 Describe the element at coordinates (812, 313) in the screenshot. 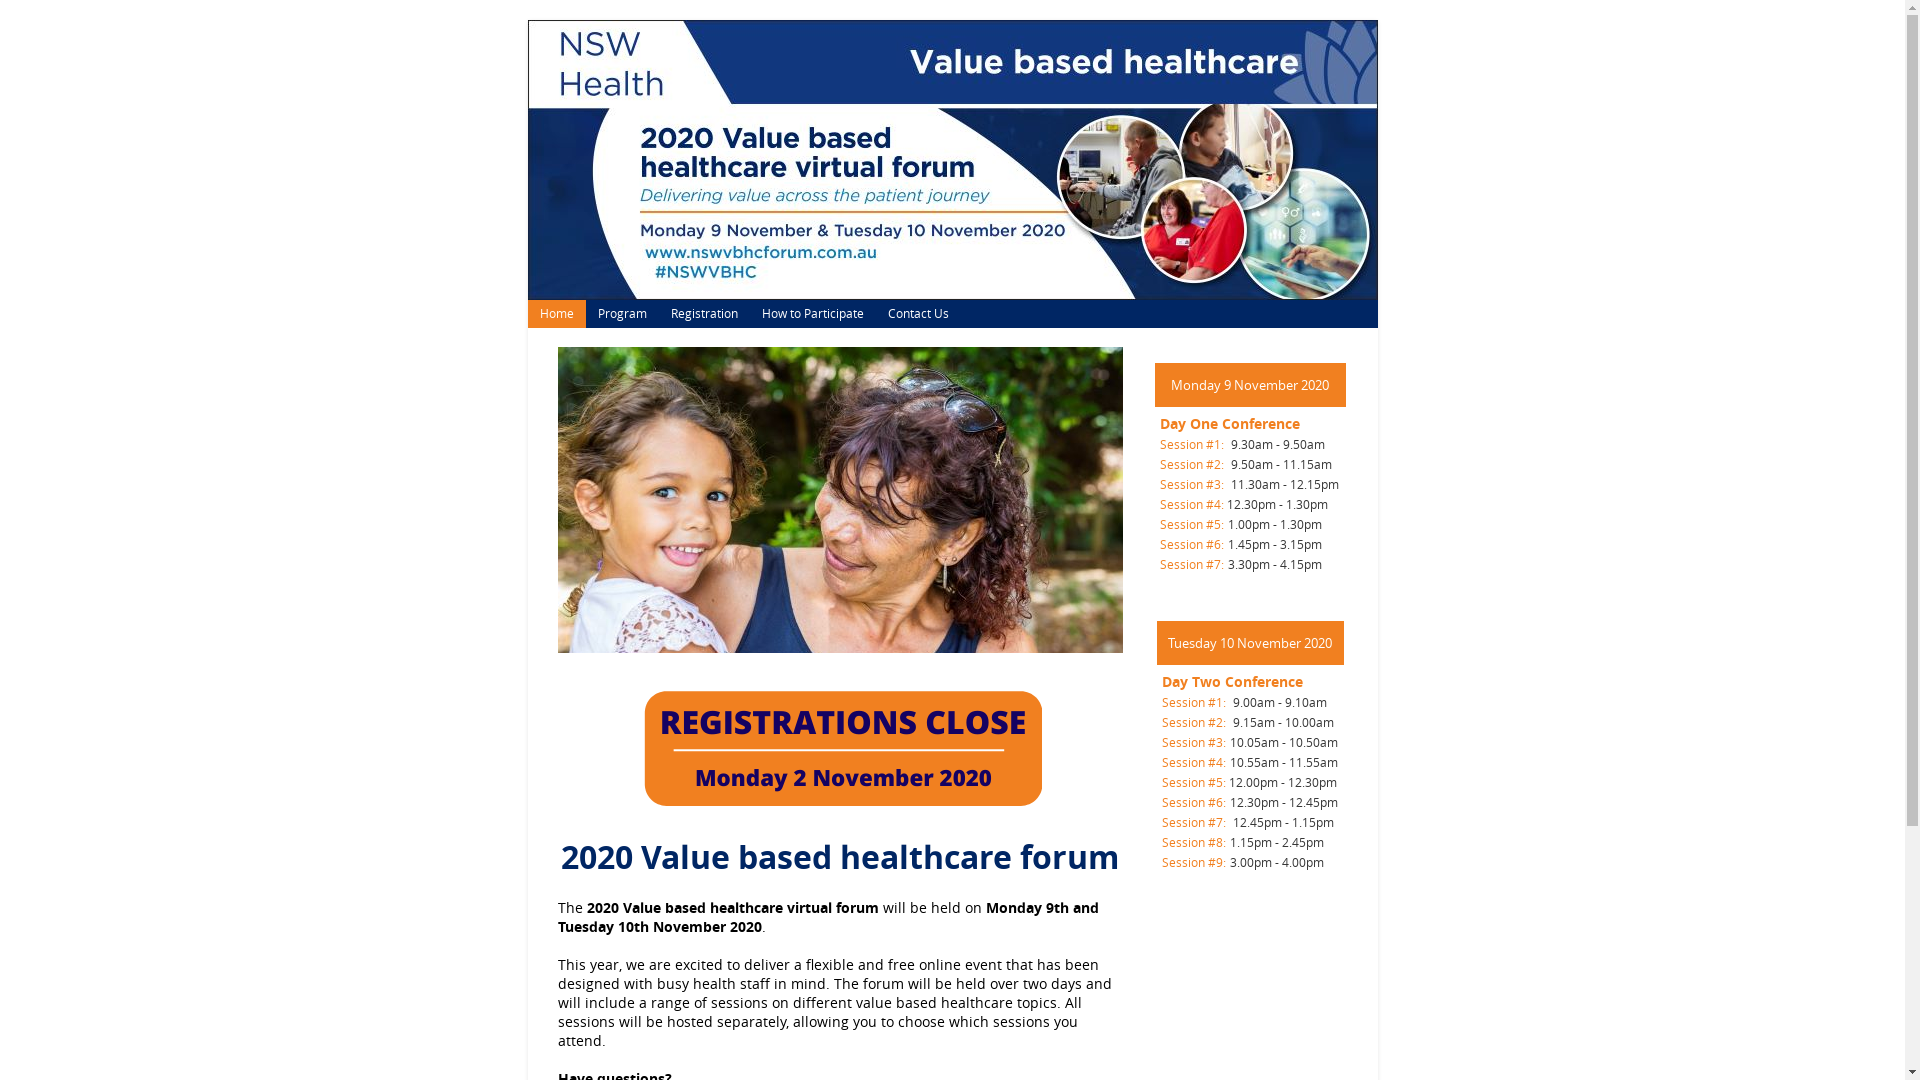

I see `'How to Participate'` at that location.